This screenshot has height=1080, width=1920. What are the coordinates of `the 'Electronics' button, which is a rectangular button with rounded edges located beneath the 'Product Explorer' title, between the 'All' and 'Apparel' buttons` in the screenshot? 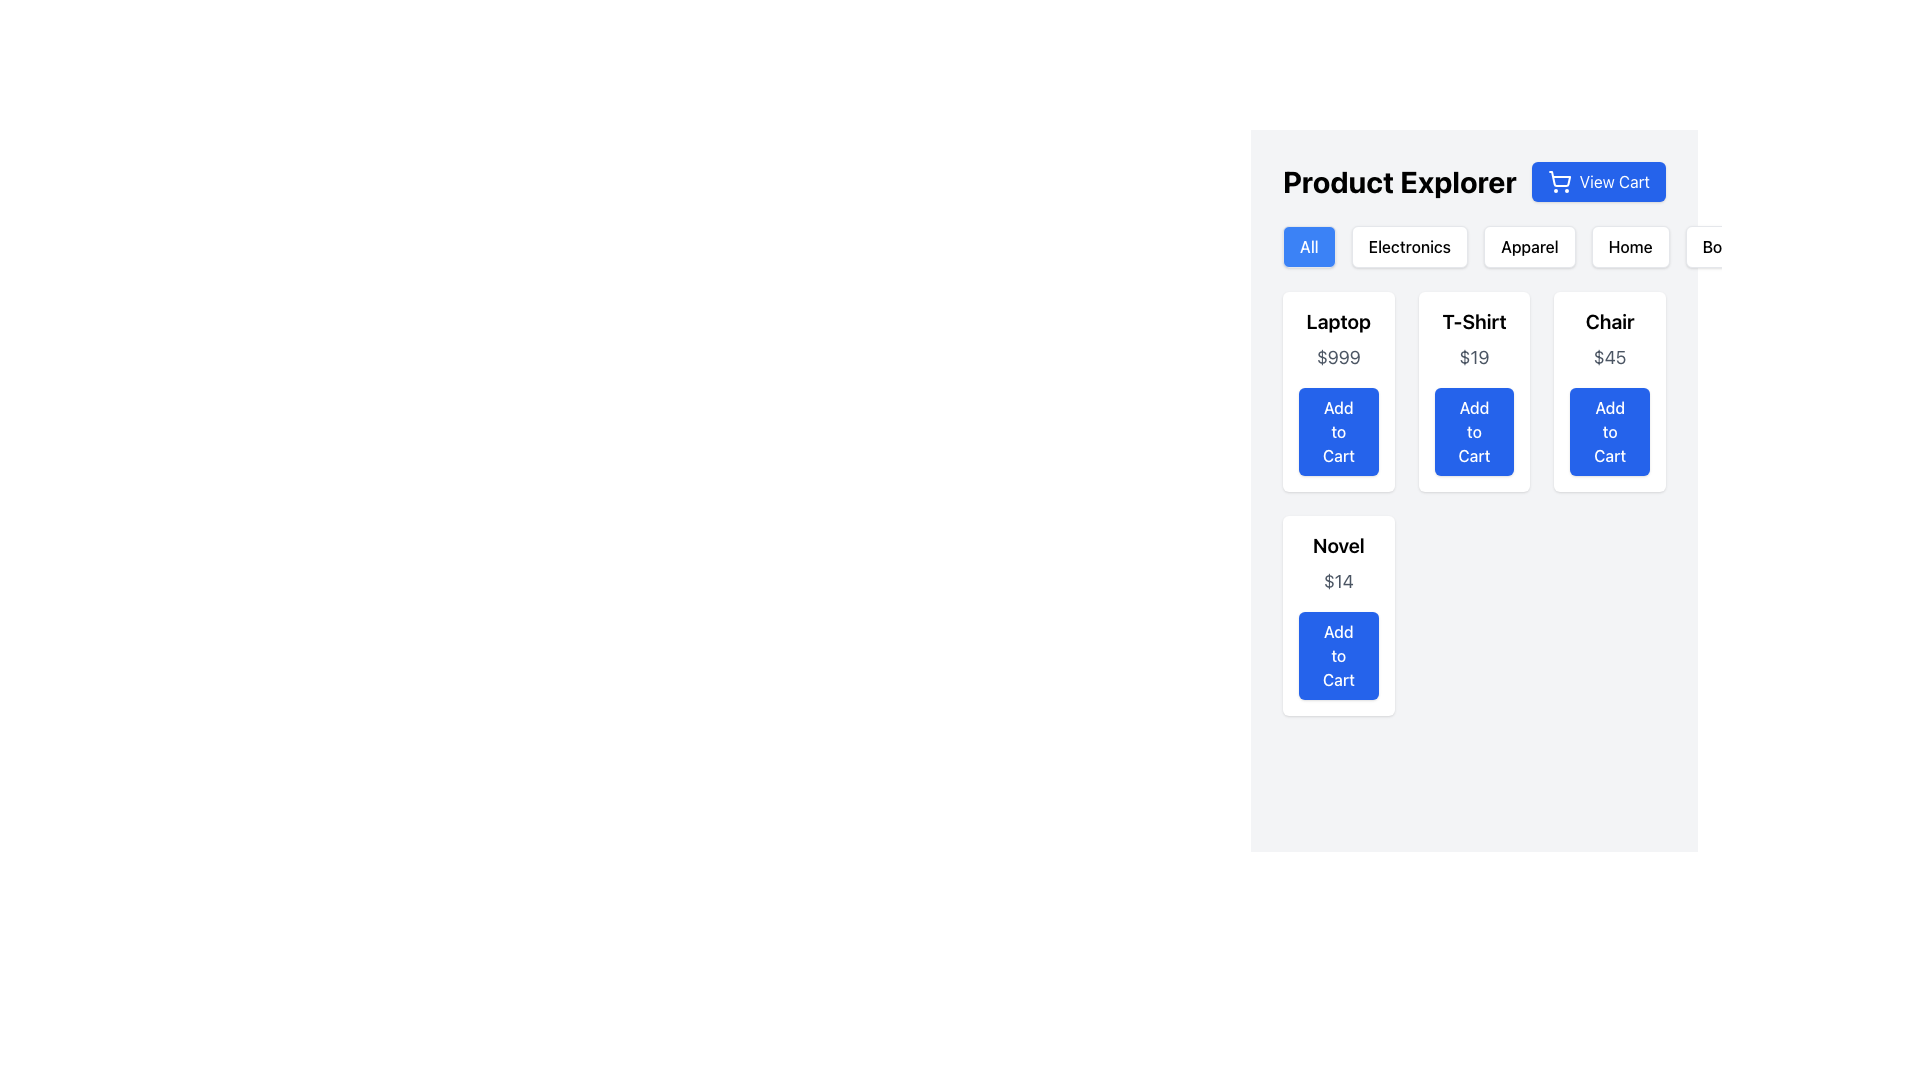 It's located at (1408, 245).